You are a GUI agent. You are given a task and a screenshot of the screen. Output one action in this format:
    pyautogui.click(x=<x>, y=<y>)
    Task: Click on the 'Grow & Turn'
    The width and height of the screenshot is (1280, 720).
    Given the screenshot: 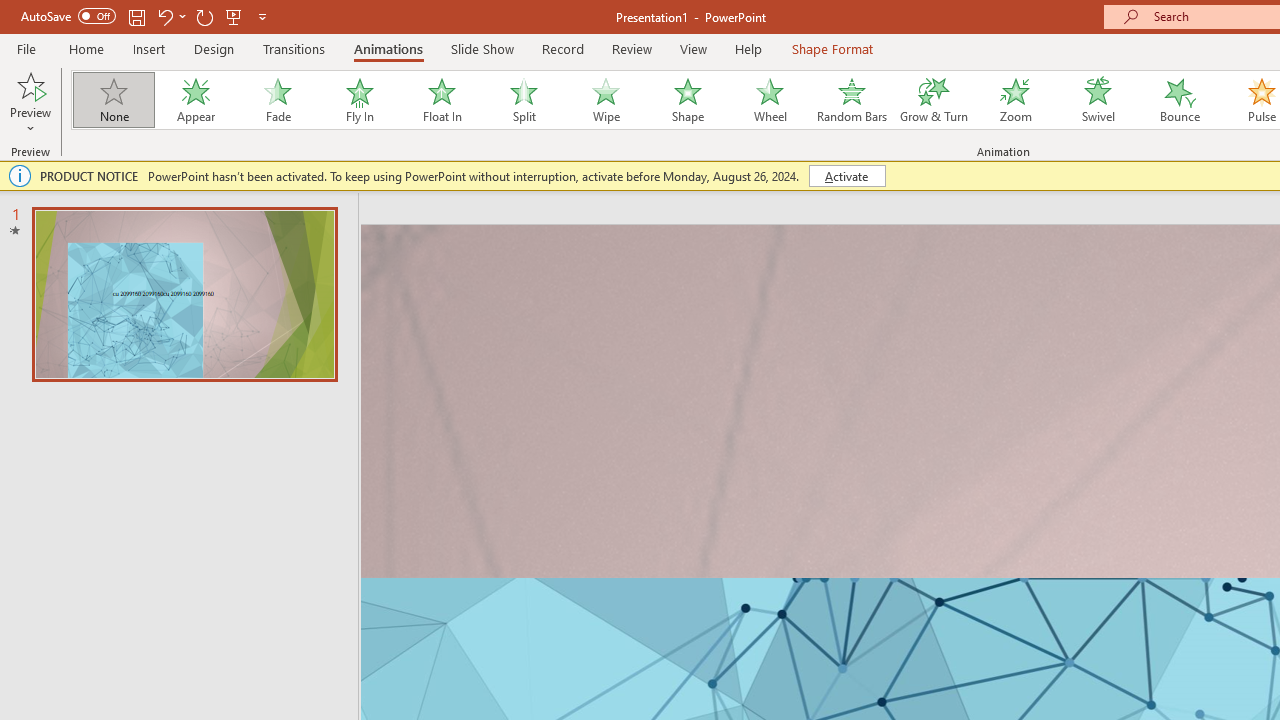 What is the action you would take?
    pyautogui.click(x=933, y=100)
    